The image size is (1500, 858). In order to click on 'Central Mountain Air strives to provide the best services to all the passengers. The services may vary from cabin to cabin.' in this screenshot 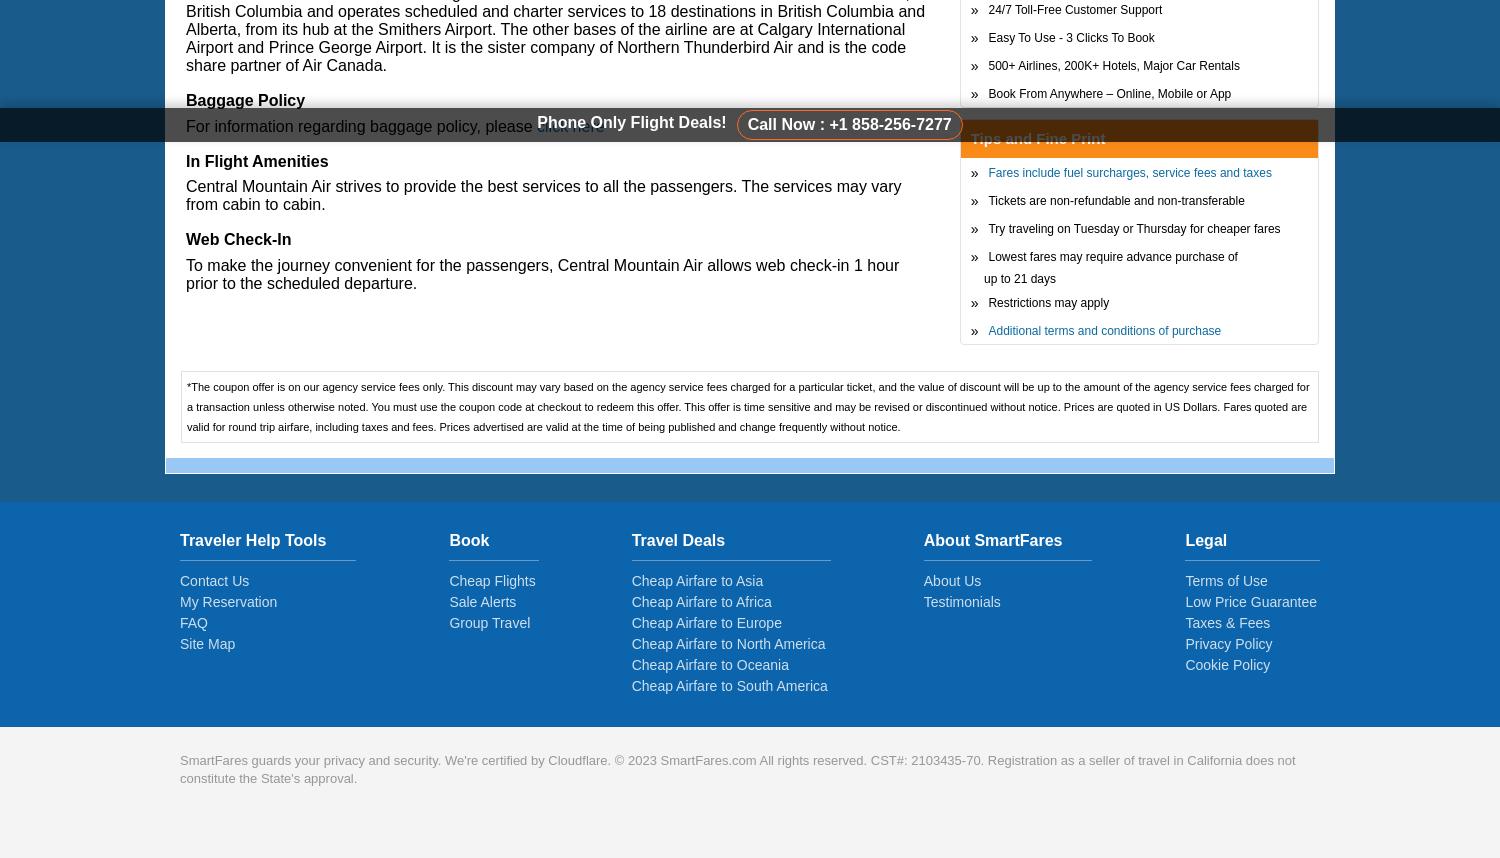, I will do `click(543, 195)`.